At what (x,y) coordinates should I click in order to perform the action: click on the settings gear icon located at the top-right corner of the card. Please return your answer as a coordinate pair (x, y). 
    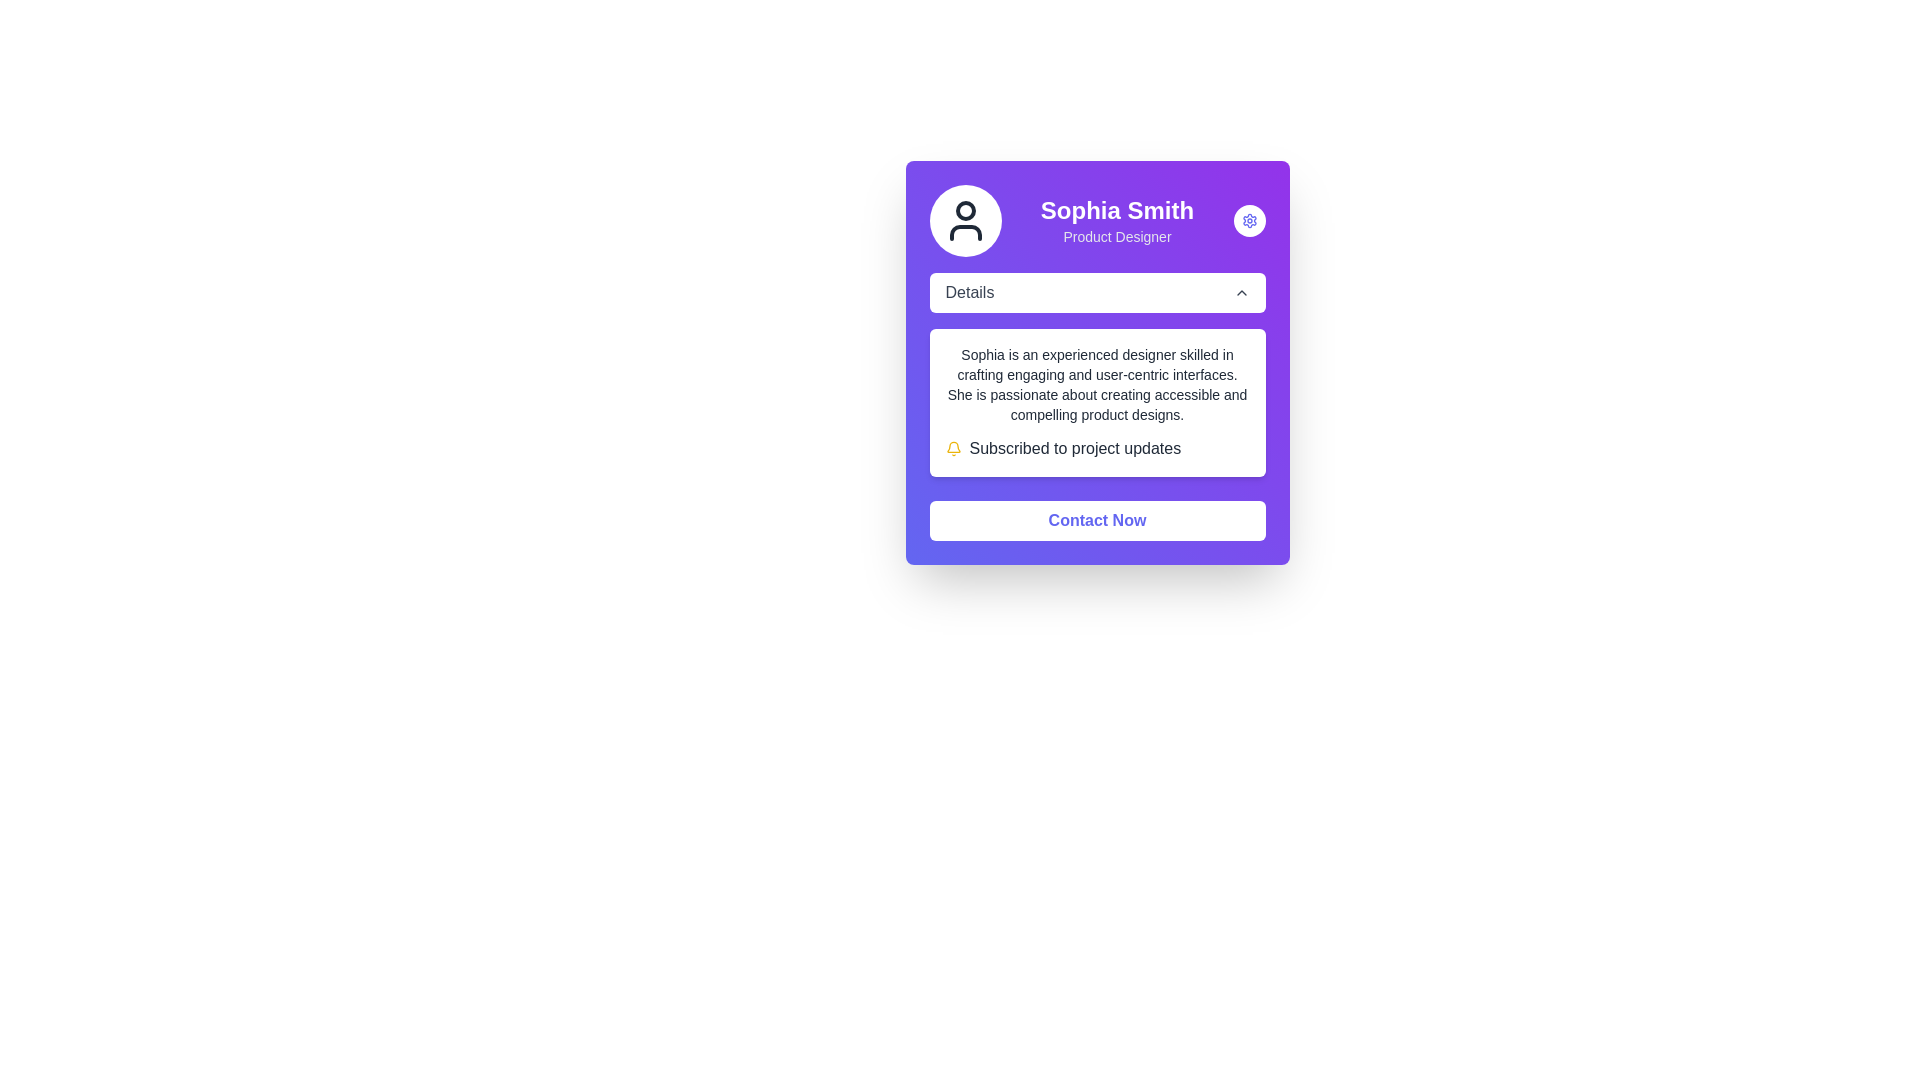
    Looking at the image, I should click on (1248, 220).